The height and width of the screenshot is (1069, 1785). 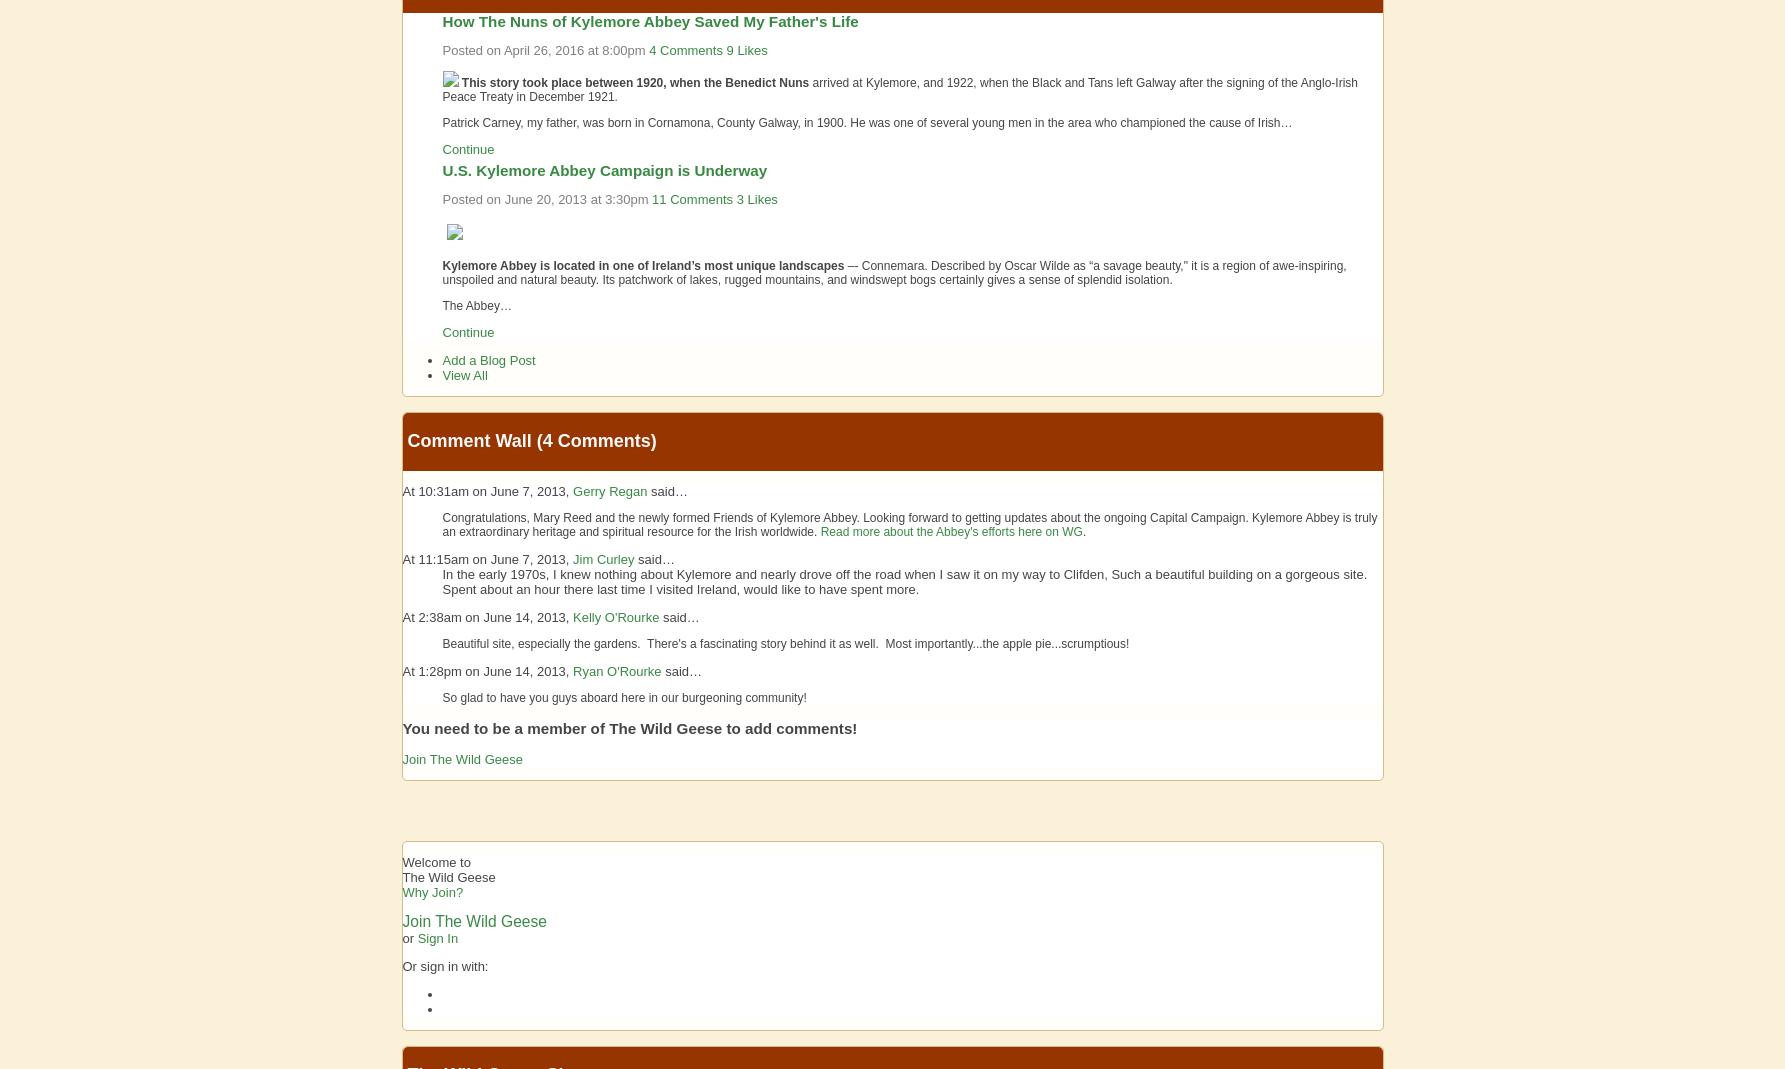 What do you see at coordinates (486, 558) in the screenshot?
I see `'At 11:15am on June 7, 2013,'` at bounding box center [486, 558].